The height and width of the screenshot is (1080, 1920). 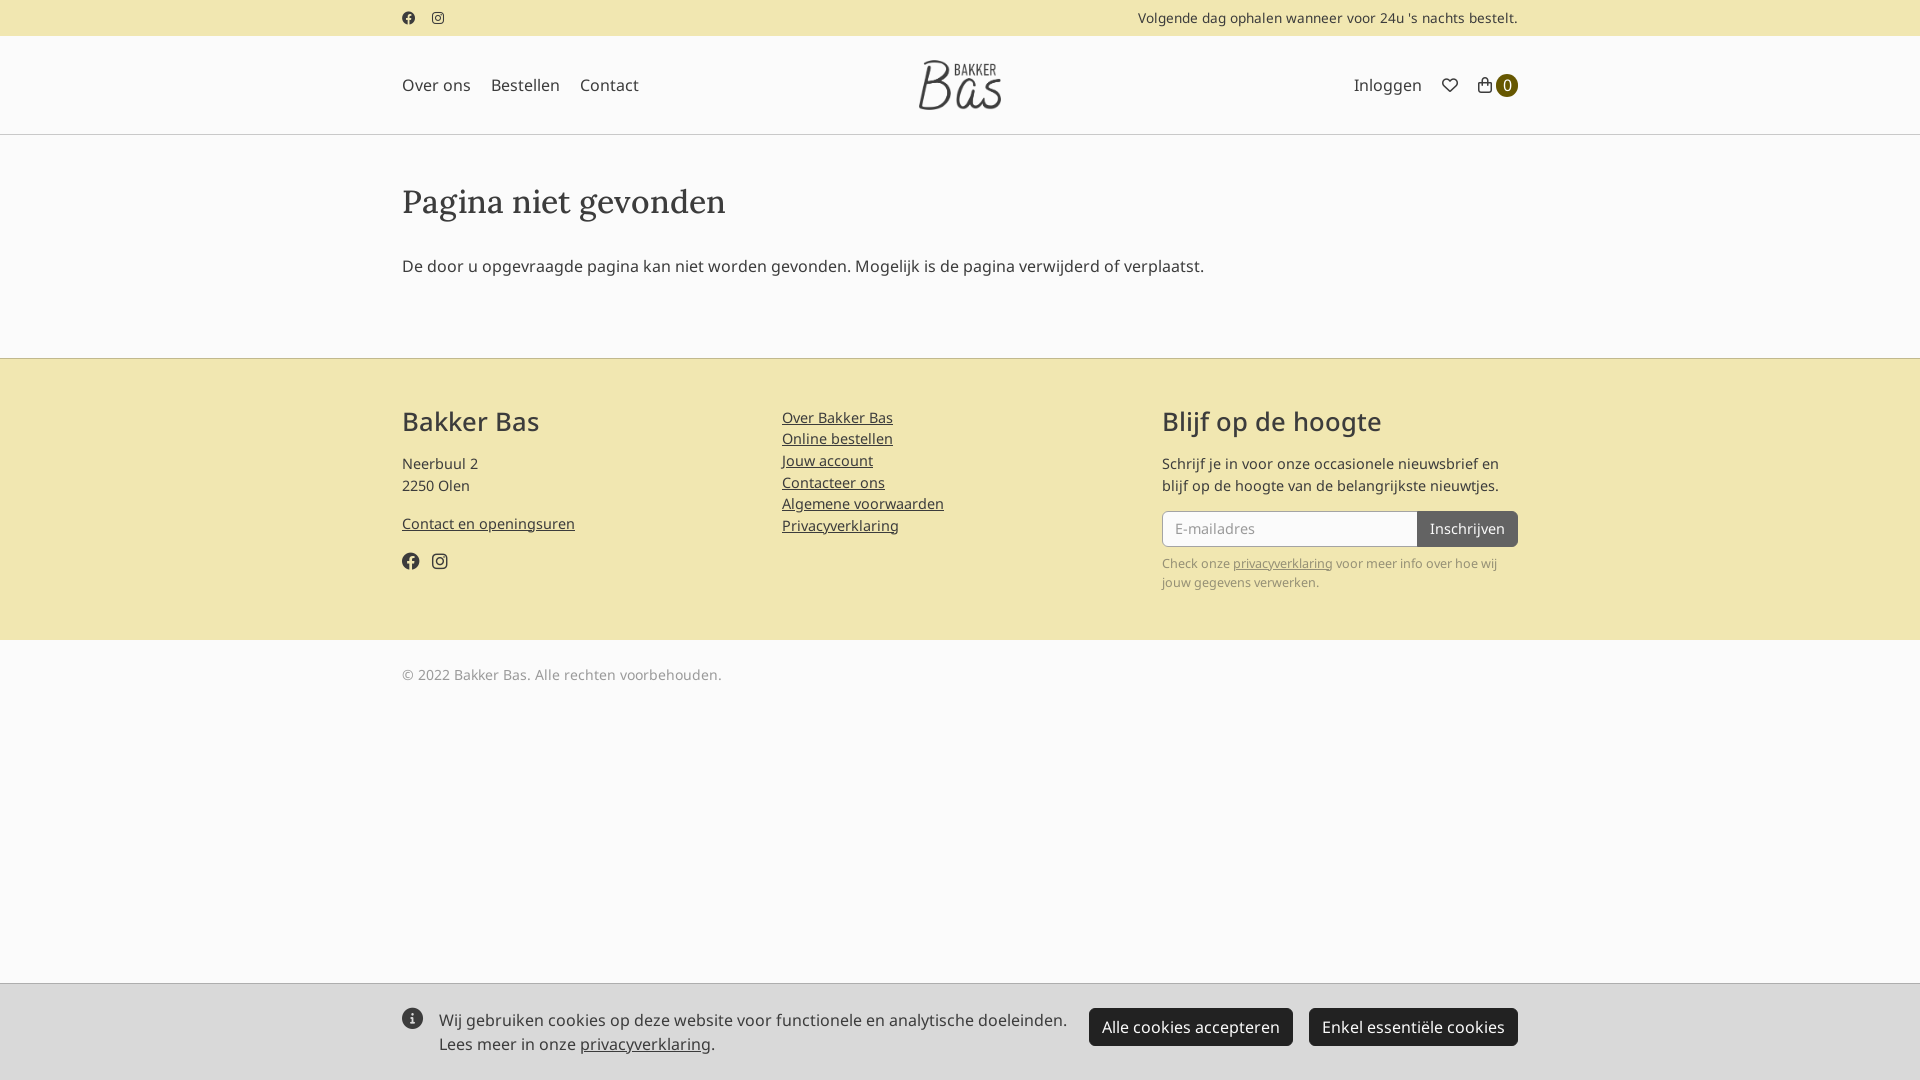 I want to click on 'Contacteer ons', so click(x=781, y=482).